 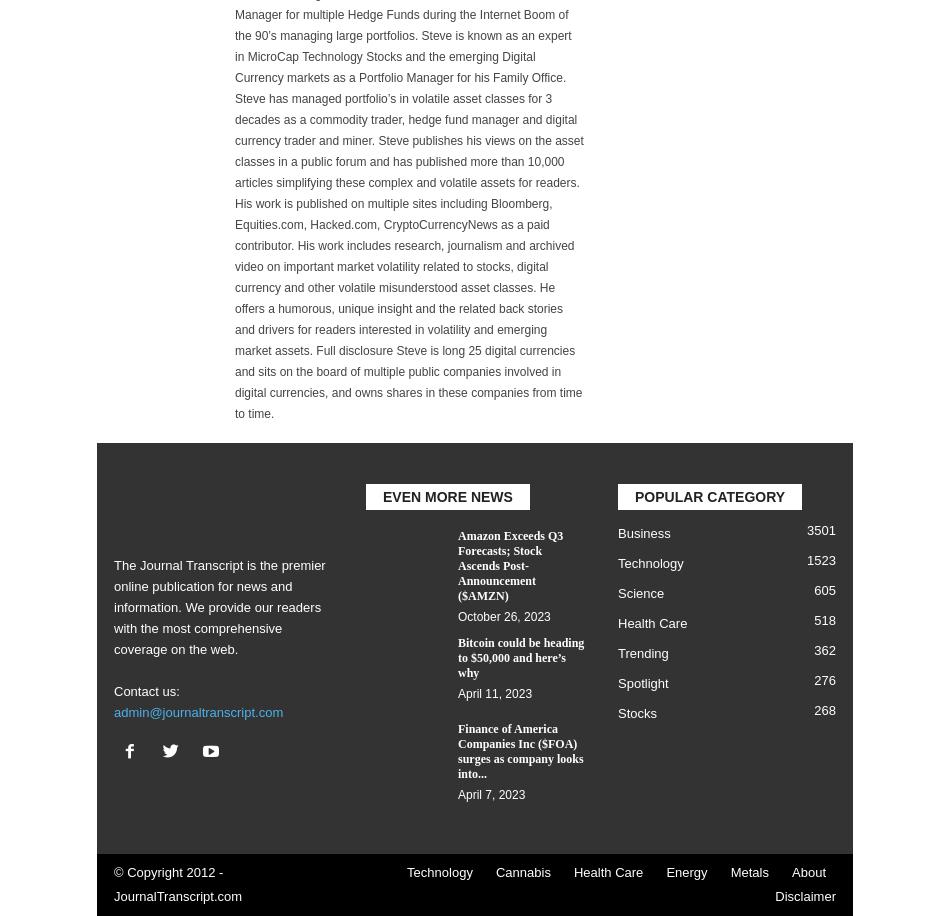 What do you see at coordinates (804, 895) in the screenshot?
I see `'Disclaimer'` at bounding box center [804, 895].